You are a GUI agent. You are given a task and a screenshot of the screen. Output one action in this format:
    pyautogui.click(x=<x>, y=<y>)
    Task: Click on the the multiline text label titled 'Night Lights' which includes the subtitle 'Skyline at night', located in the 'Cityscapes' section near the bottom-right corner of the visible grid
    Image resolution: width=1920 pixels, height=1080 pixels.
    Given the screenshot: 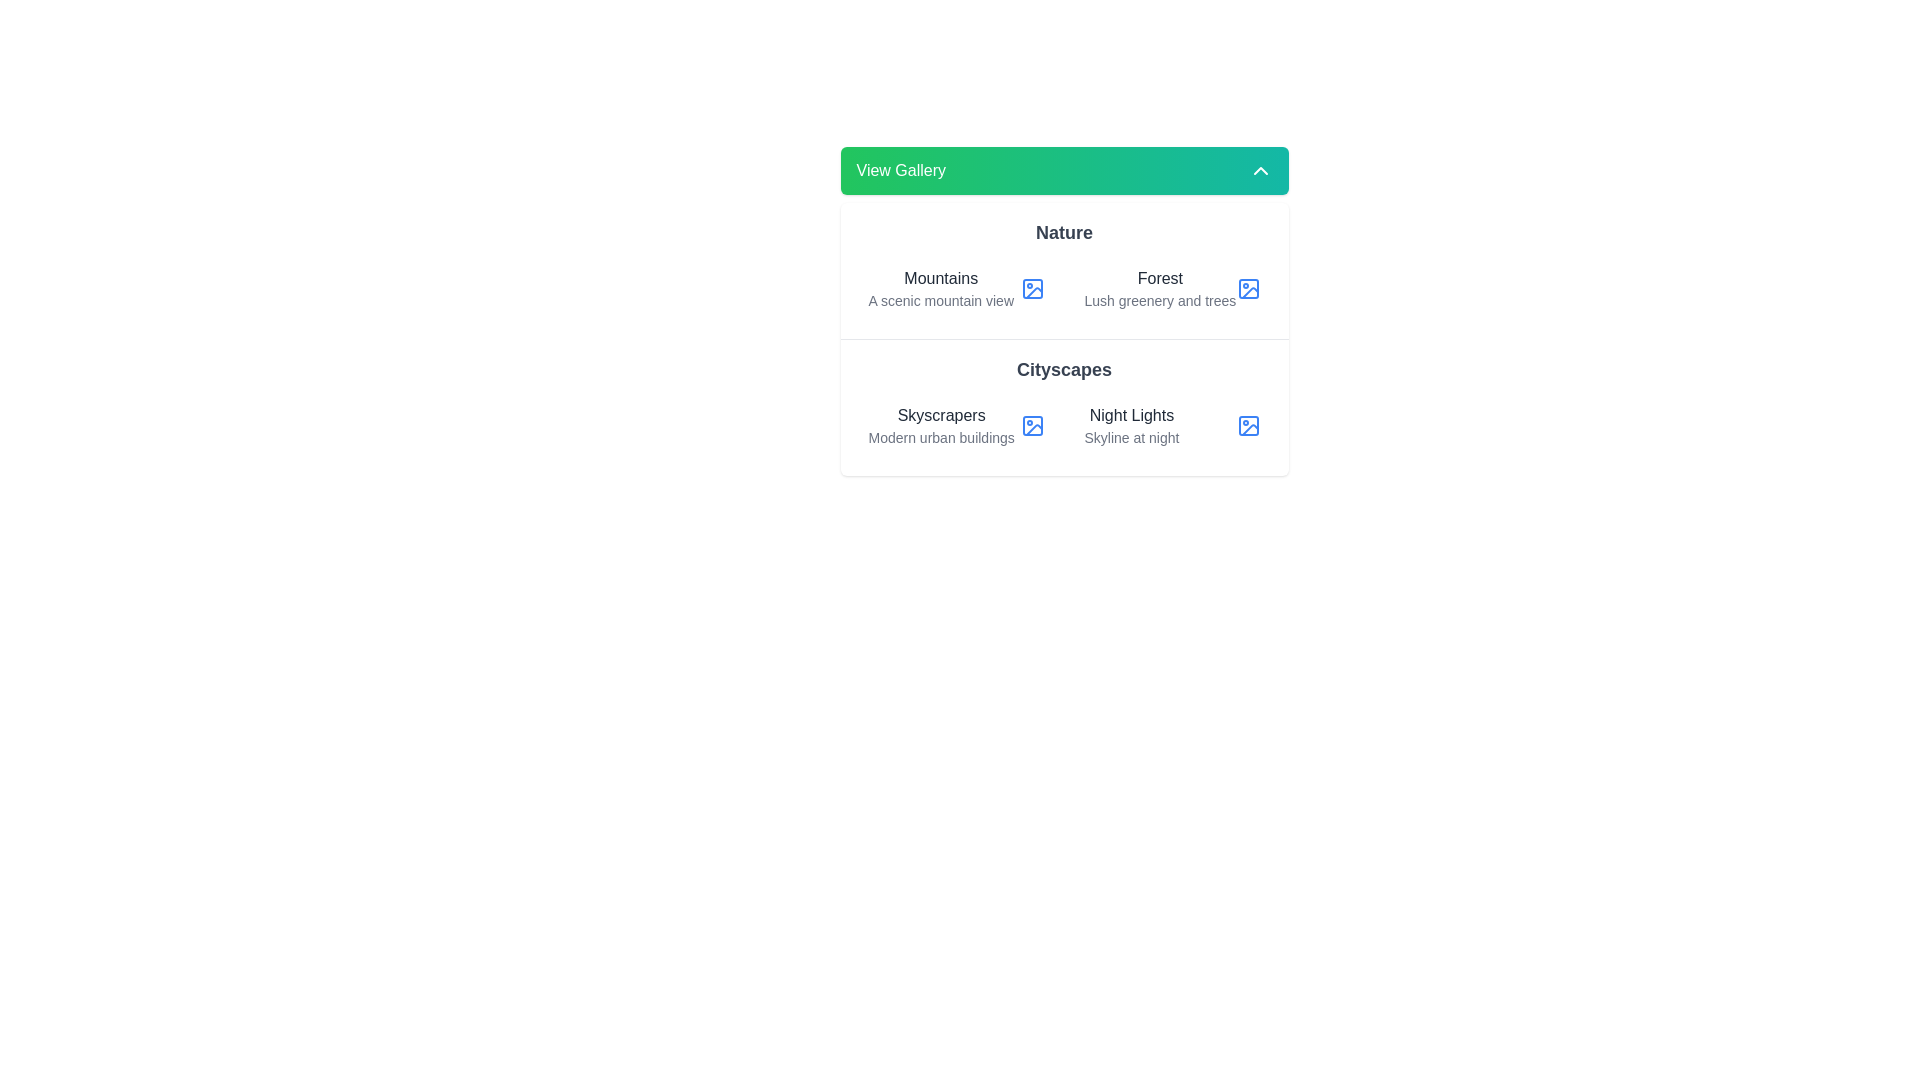 What is the action you would take?
    pyautogui.click(x=1132, y=424)
    